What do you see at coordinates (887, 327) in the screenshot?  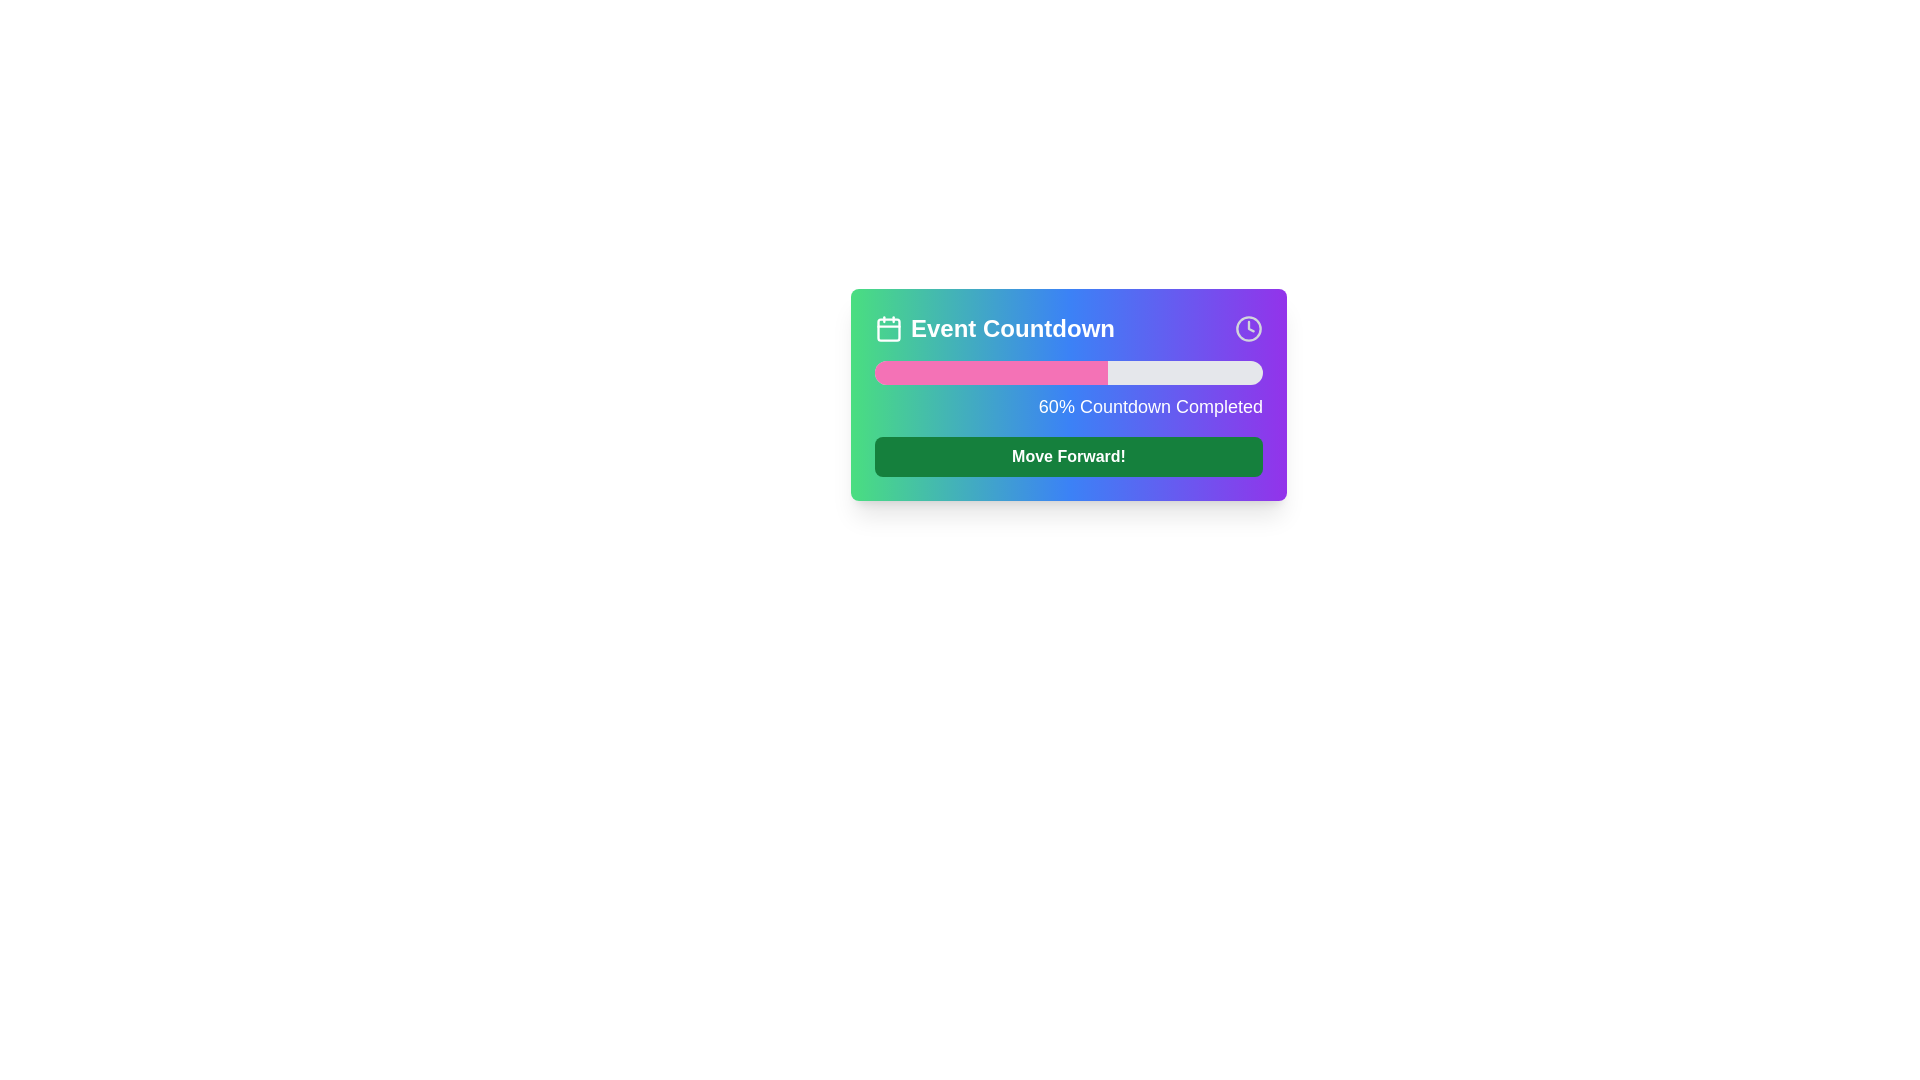 I see `the calendar-like icon positioned to the left of the 'Event Countdown' text` at bounding box center [887, 327].